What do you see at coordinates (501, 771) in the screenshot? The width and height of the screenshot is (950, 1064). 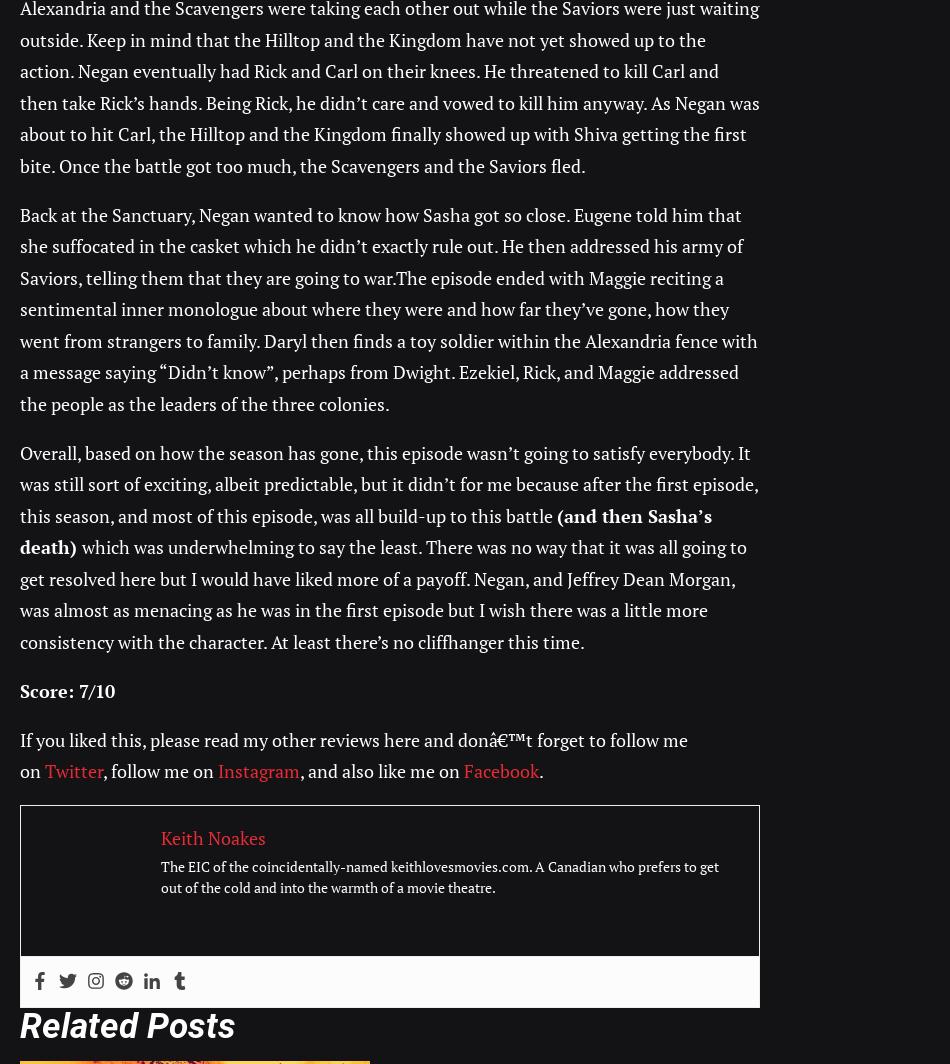 I see `'Facebook'` at bounding box center [501, 771].